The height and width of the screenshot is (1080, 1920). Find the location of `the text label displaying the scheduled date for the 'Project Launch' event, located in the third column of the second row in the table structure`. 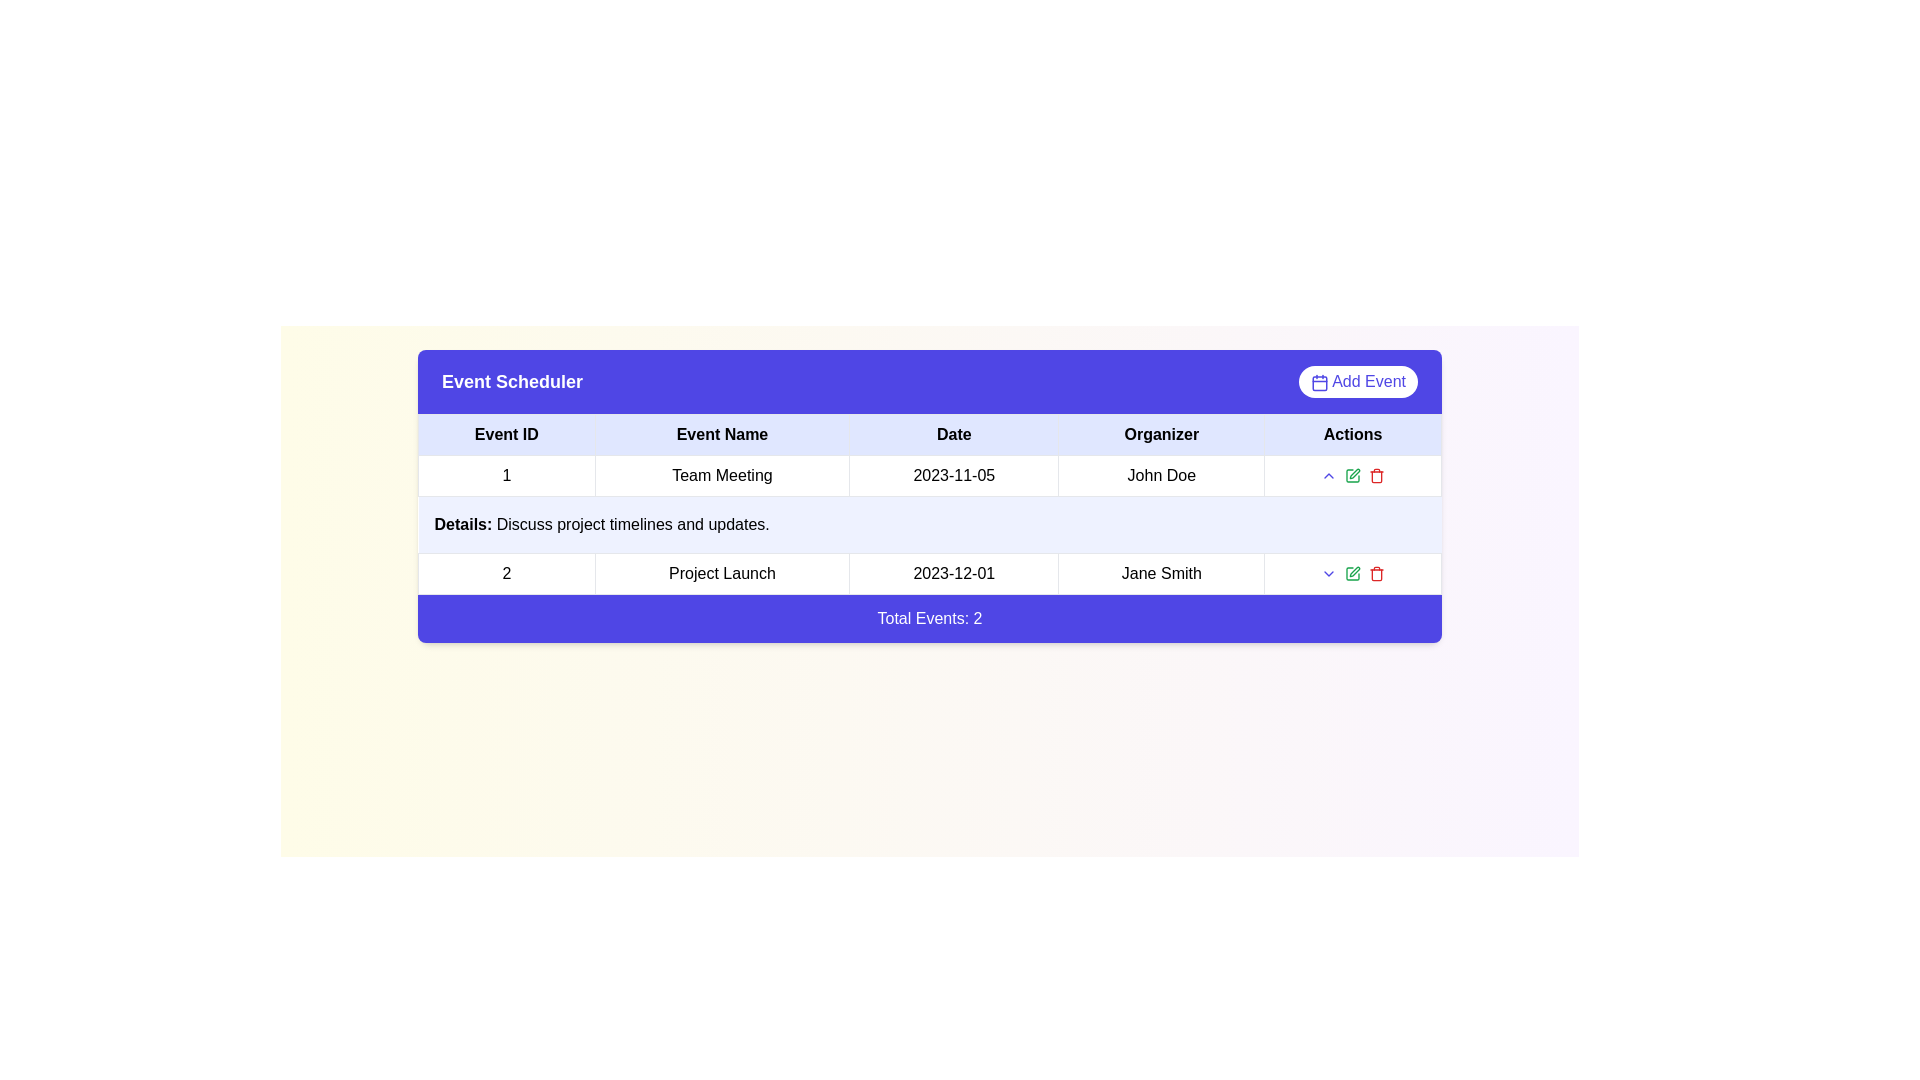

the text label displaying the scheduled date for the 'Project Launch' event, located in the third column of the second row in the table structure is located at coordinates (953, 574).